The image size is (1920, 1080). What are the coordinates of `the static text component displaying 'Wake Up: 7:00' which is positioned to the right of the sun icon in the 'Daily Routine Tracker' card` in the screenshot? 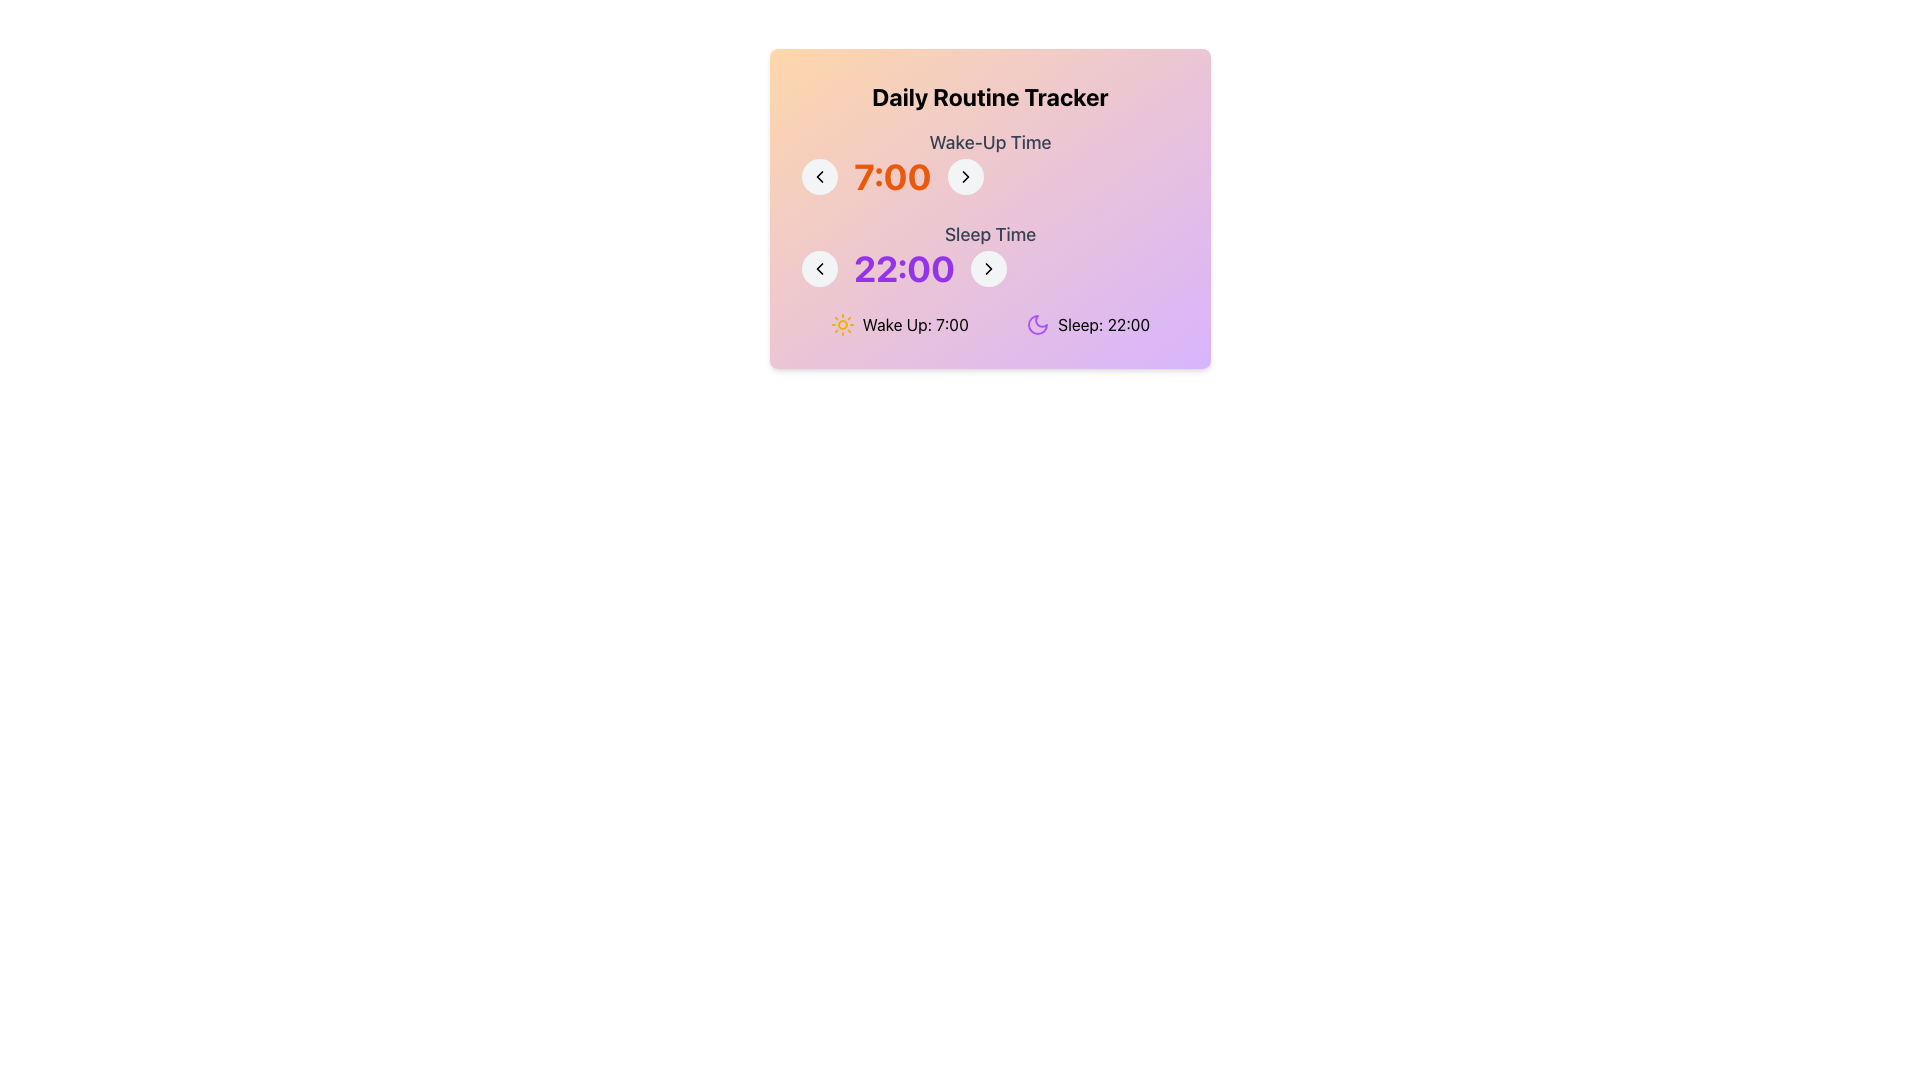 It's located at (914, 323).